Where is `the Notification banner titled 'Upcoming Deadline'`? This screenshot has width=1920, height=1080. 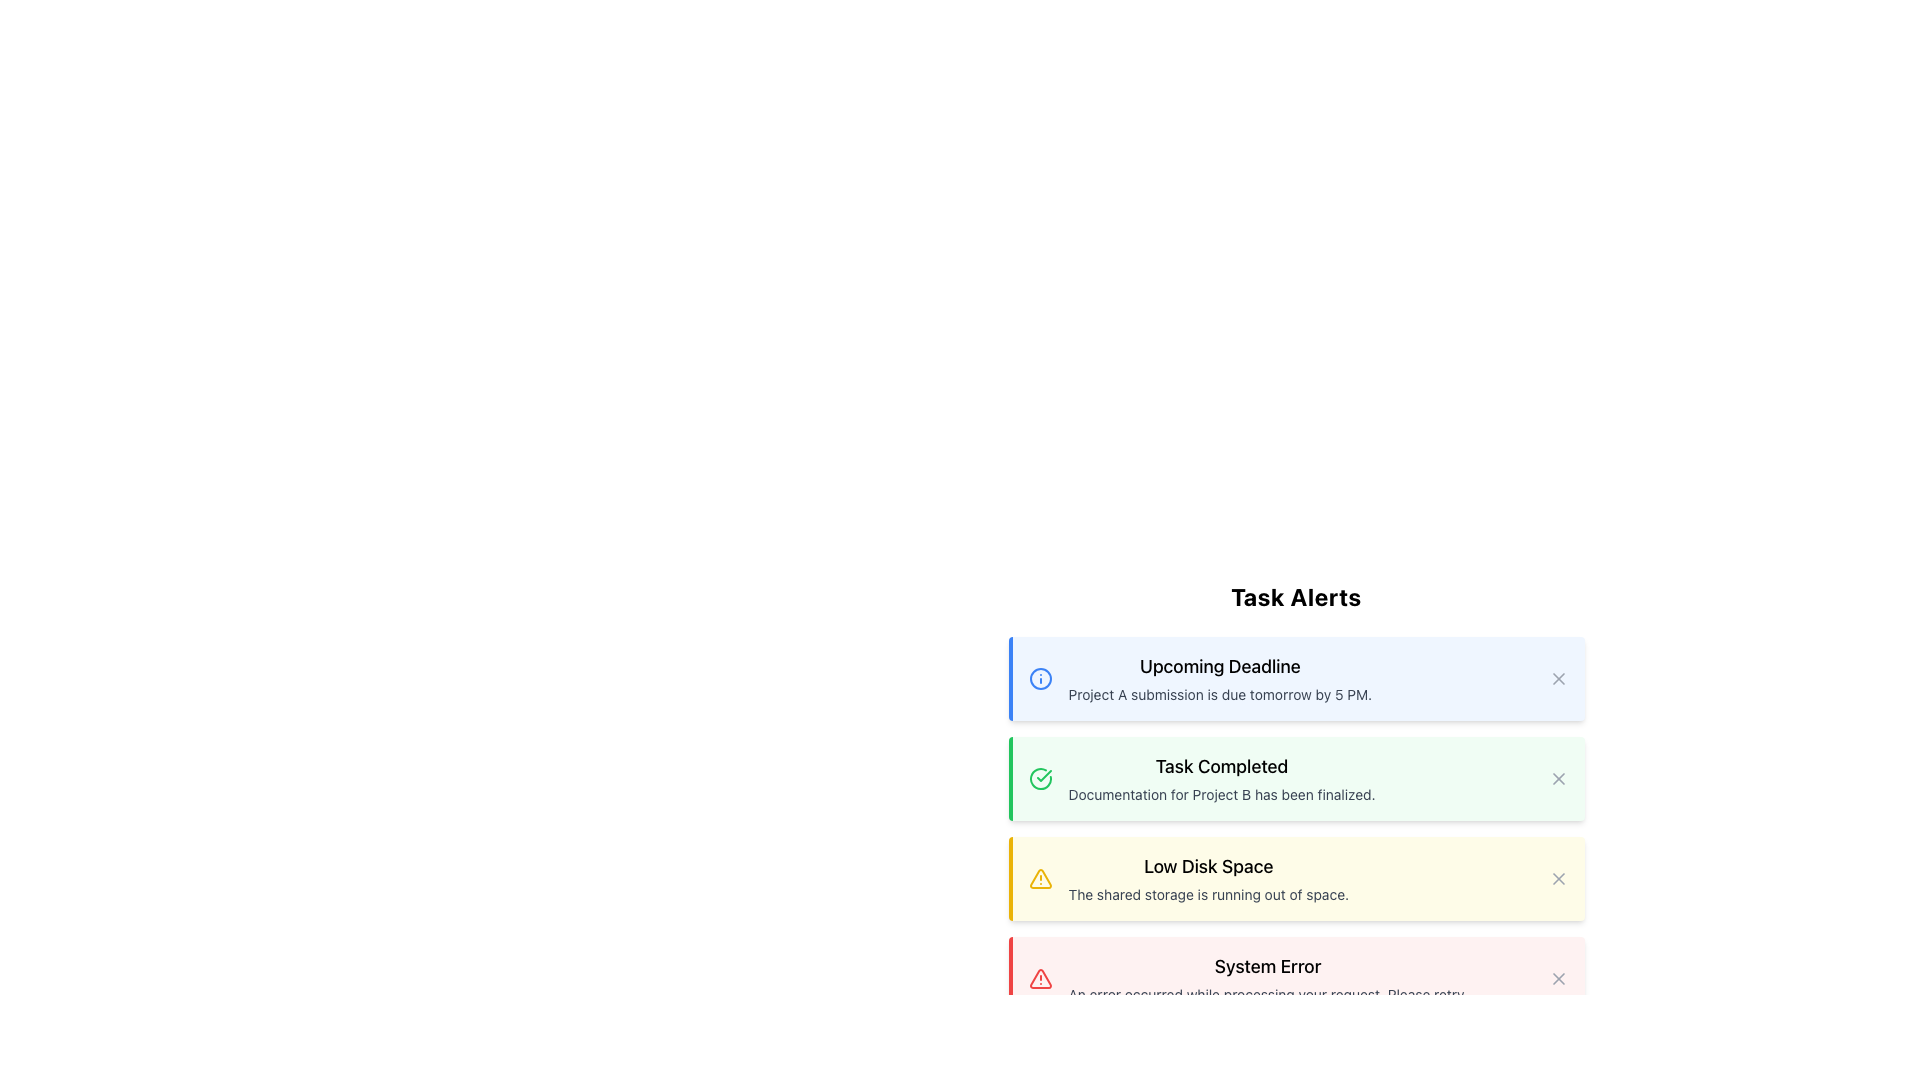 the Notification banner titled 'Upcoming Deadline' is located at coordinates (1298, 677).